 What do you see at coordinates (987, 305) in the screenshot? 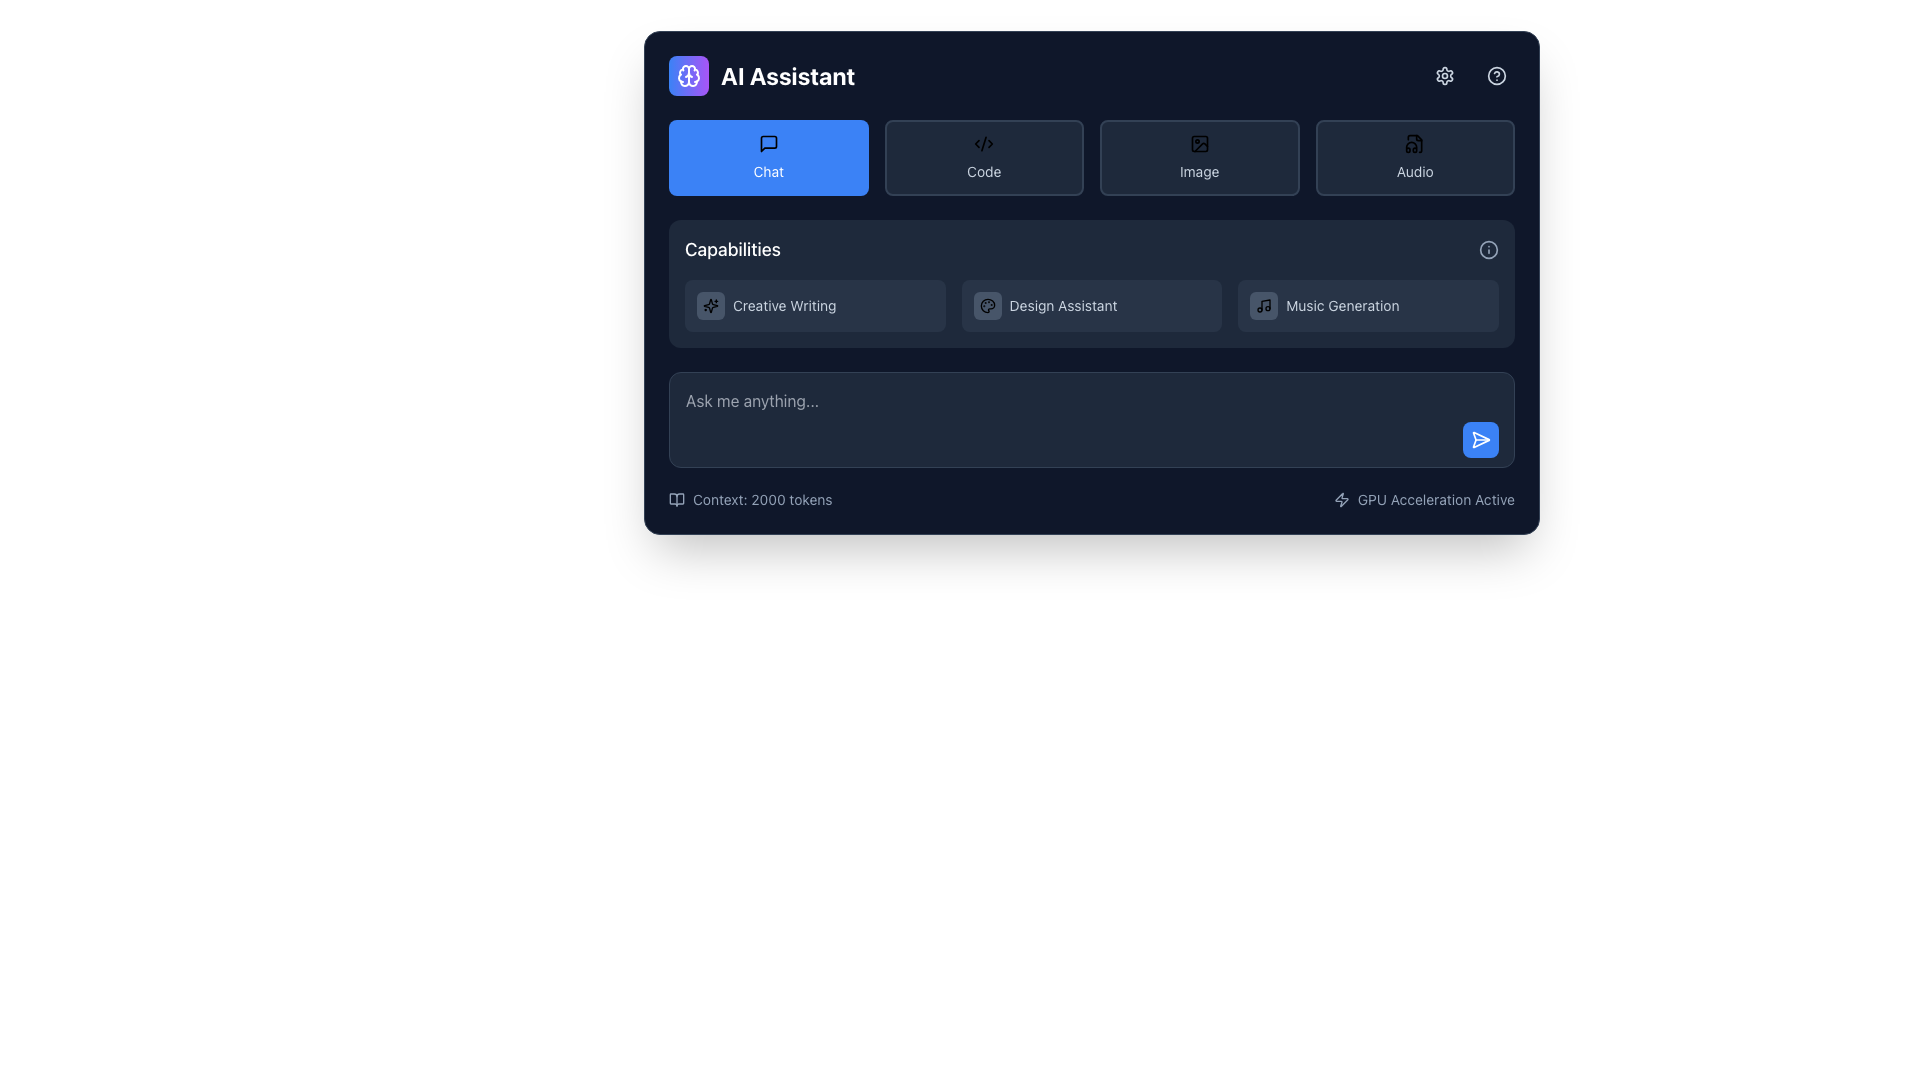
I see `the button with a palette icon, located under the 'Capabilities' header` at bounding box center [987, 305].